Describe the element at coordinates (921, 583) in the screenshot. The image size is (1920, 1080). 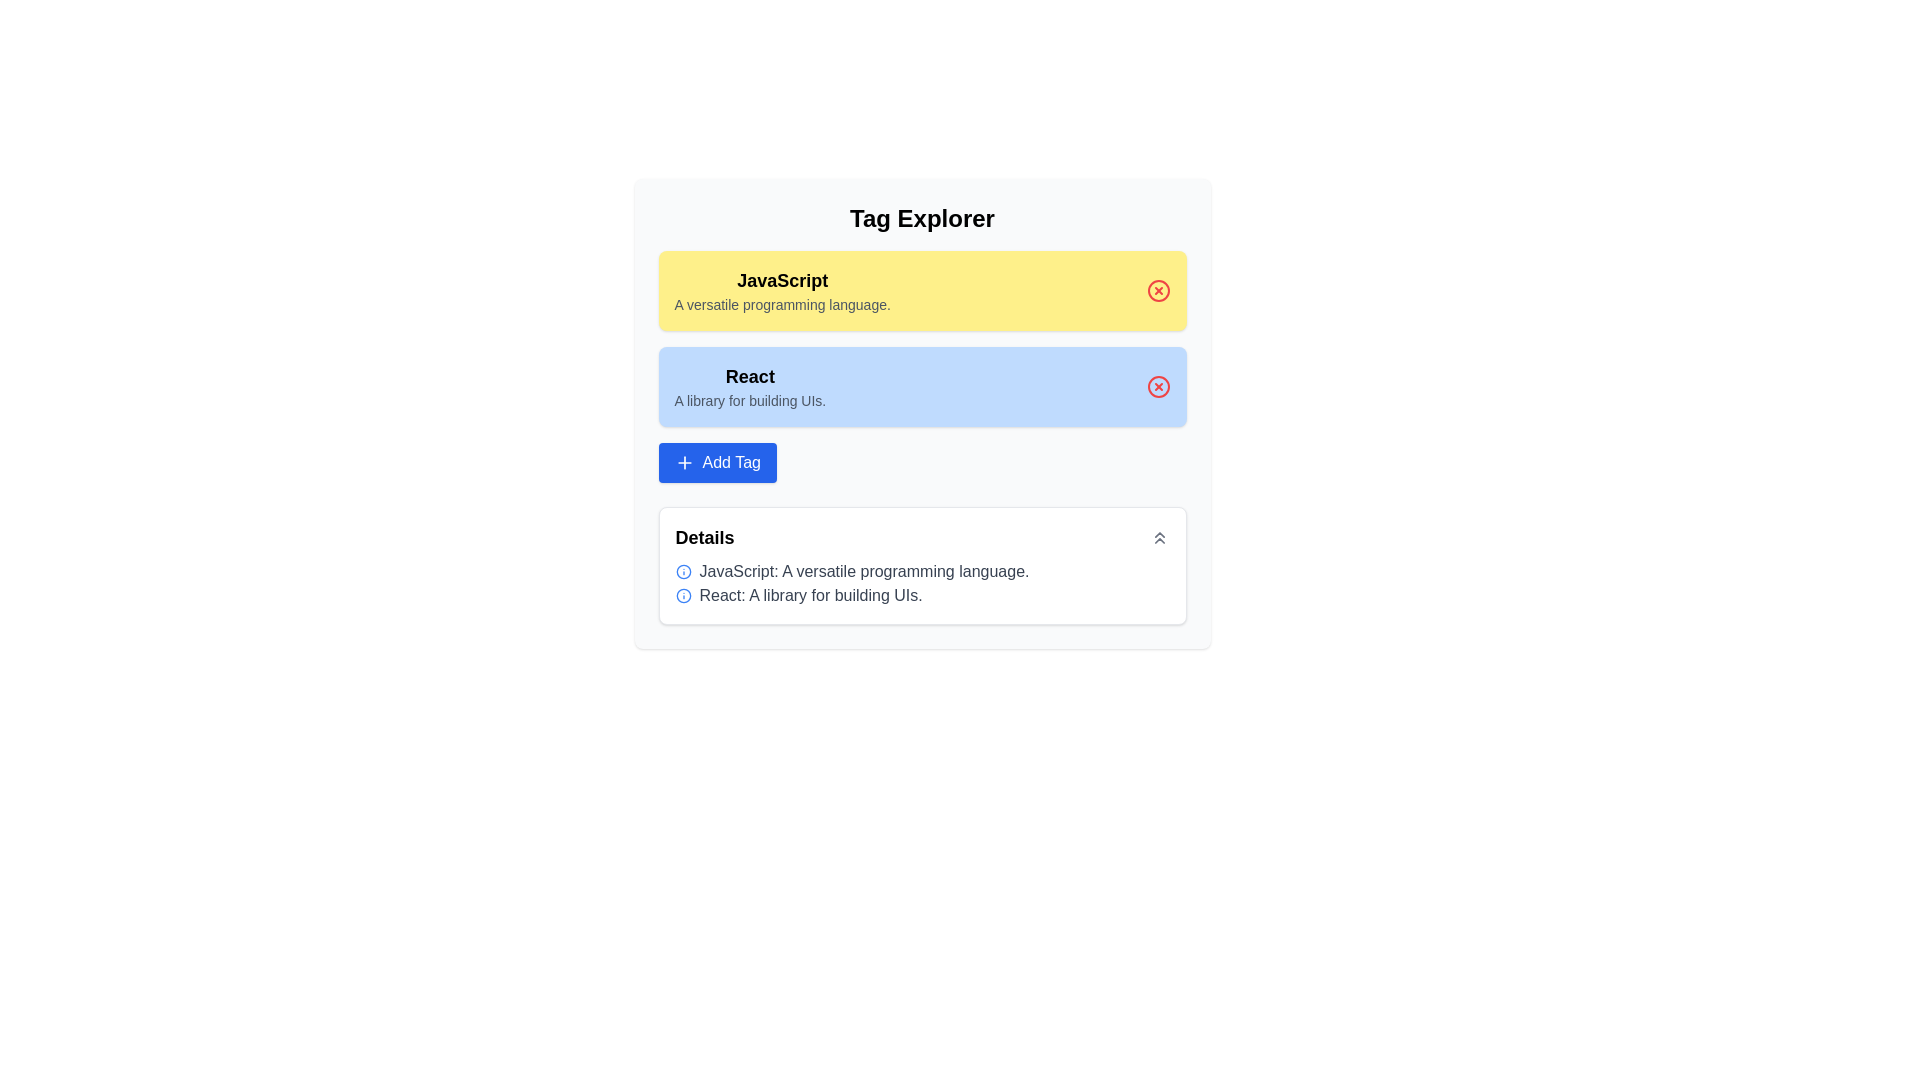
I see `the bullet point list containing information about 'JavaScript' and 'React'` at that location.